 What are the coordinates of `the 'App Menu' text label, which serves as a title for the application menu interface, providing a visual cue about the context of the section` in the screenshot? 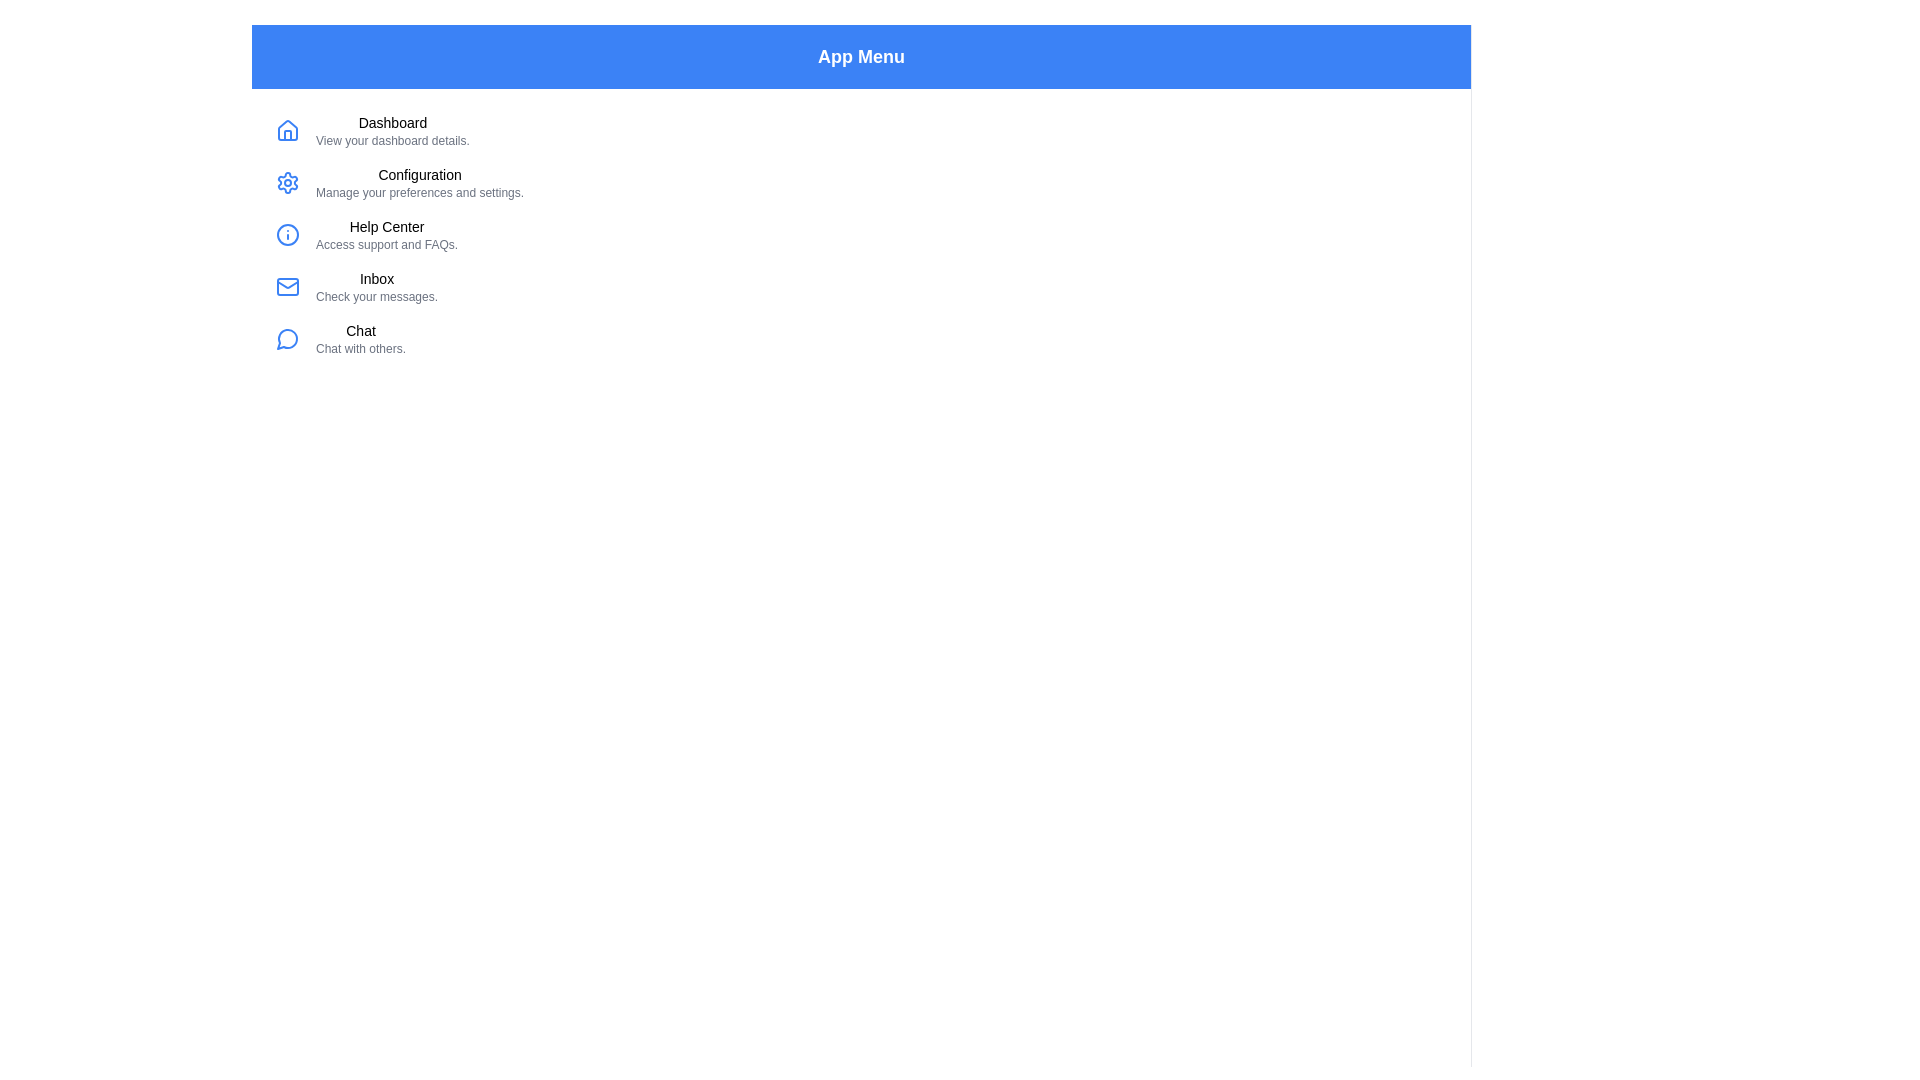 It's located at (861, 56).